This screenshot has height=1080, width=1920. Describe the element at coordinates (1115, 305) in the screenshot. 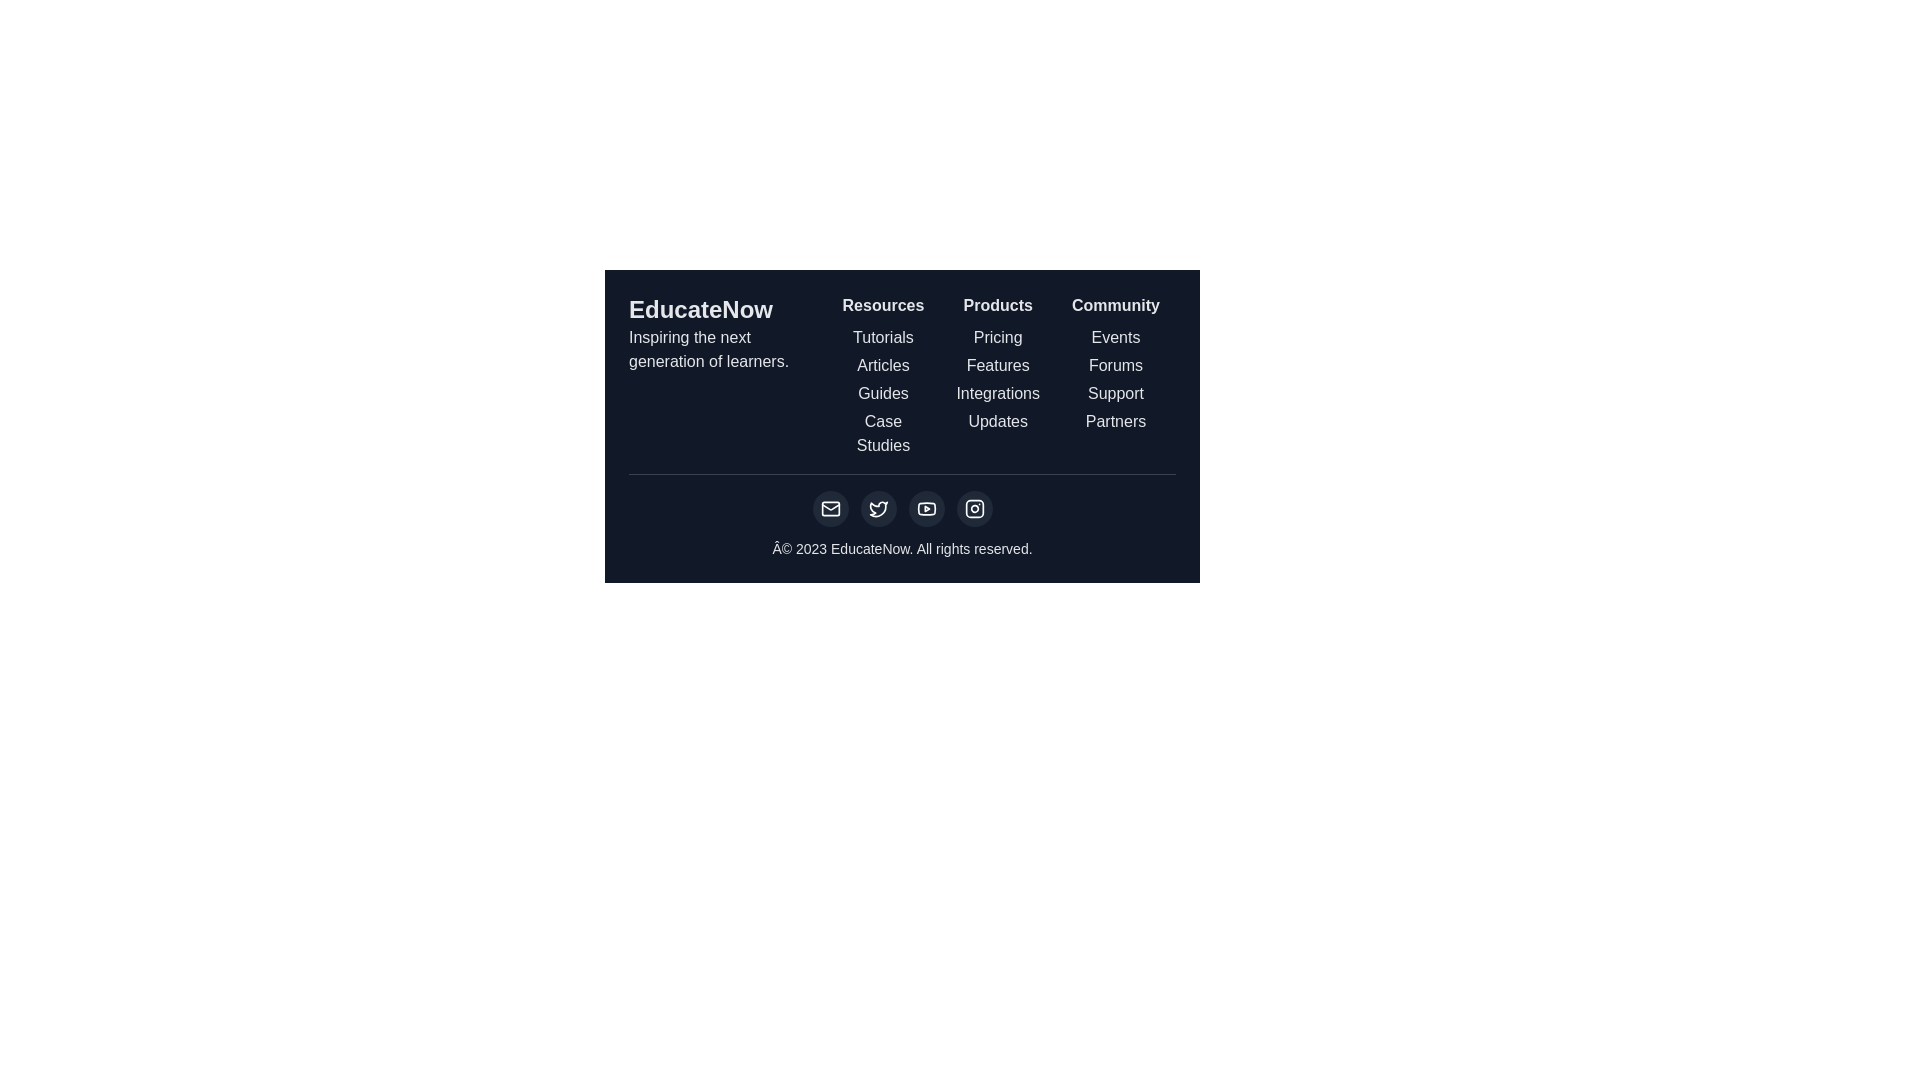

I see `the heading text in the 'Community' section, which is located at the center-right of the layout and serves as a label for the links` at that location.